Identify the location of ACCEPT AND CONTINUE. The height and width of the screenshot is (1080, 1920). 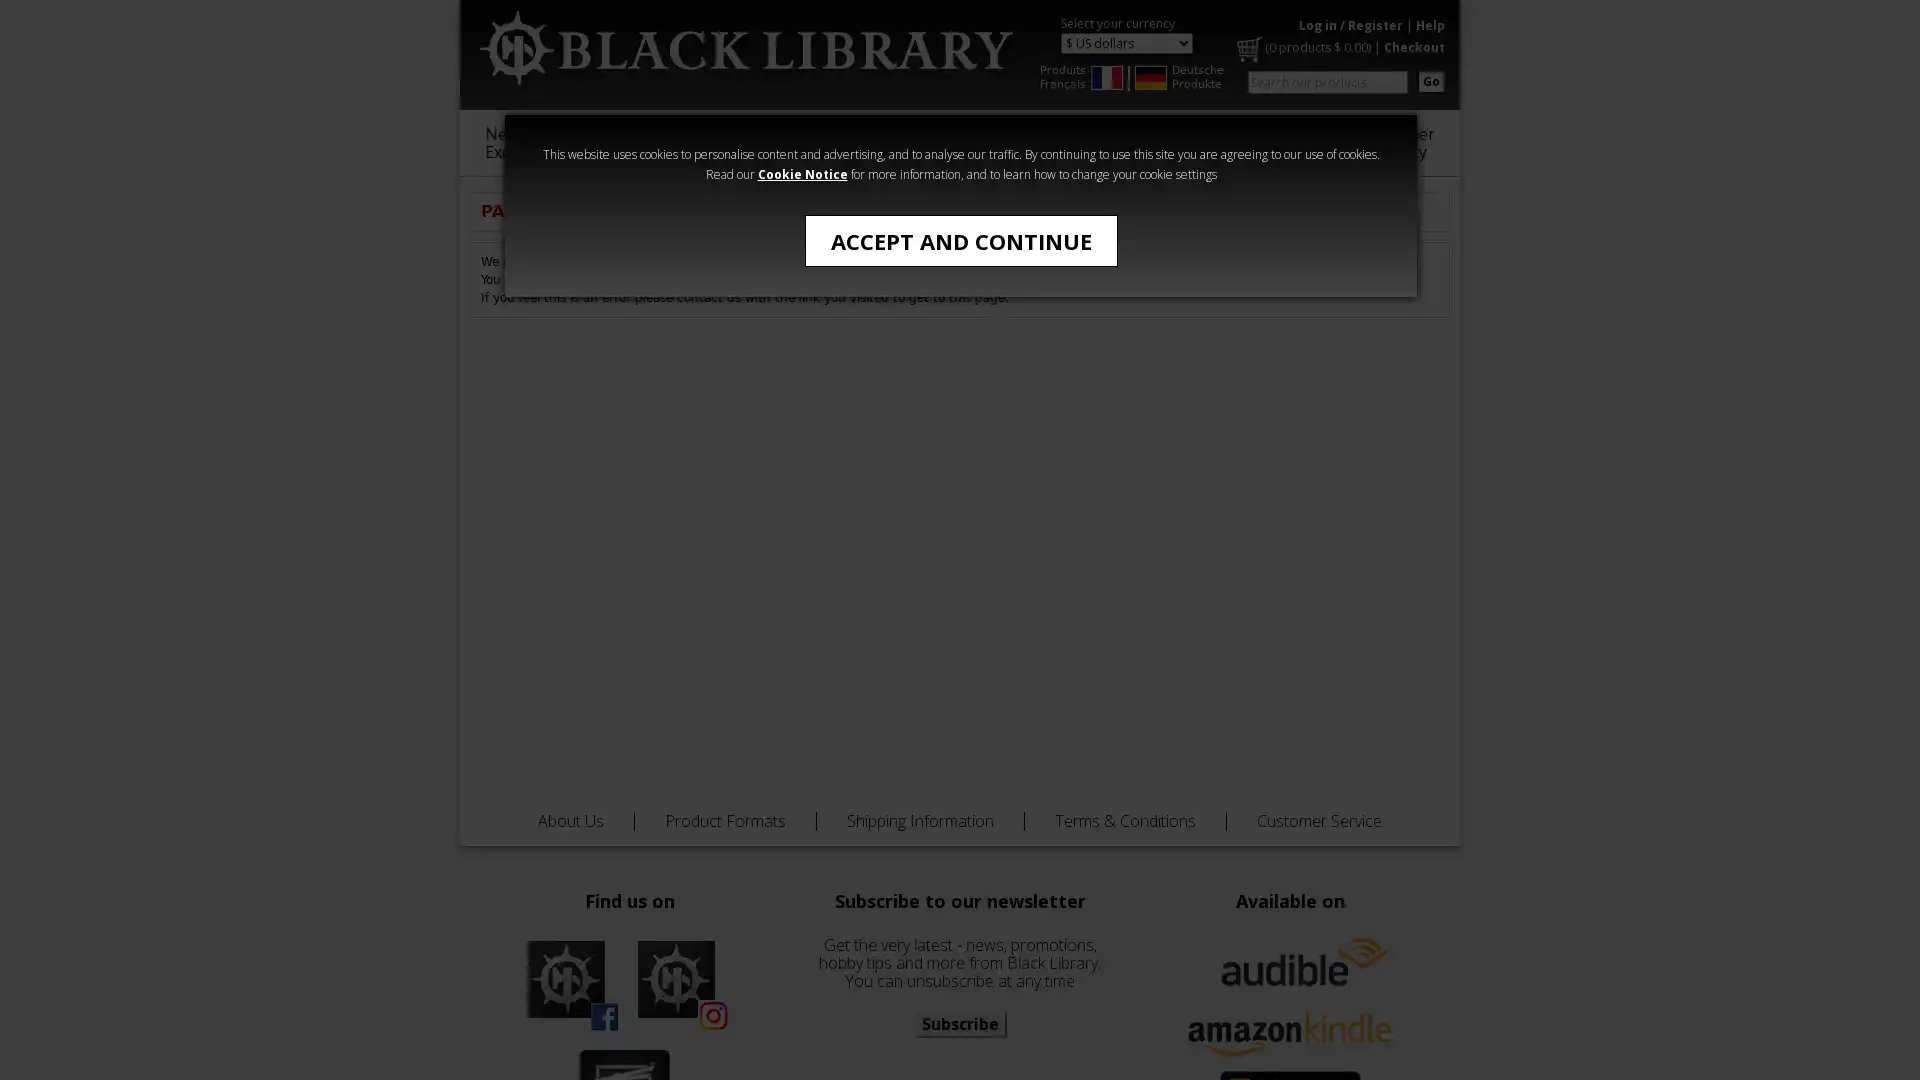
(960, 239).